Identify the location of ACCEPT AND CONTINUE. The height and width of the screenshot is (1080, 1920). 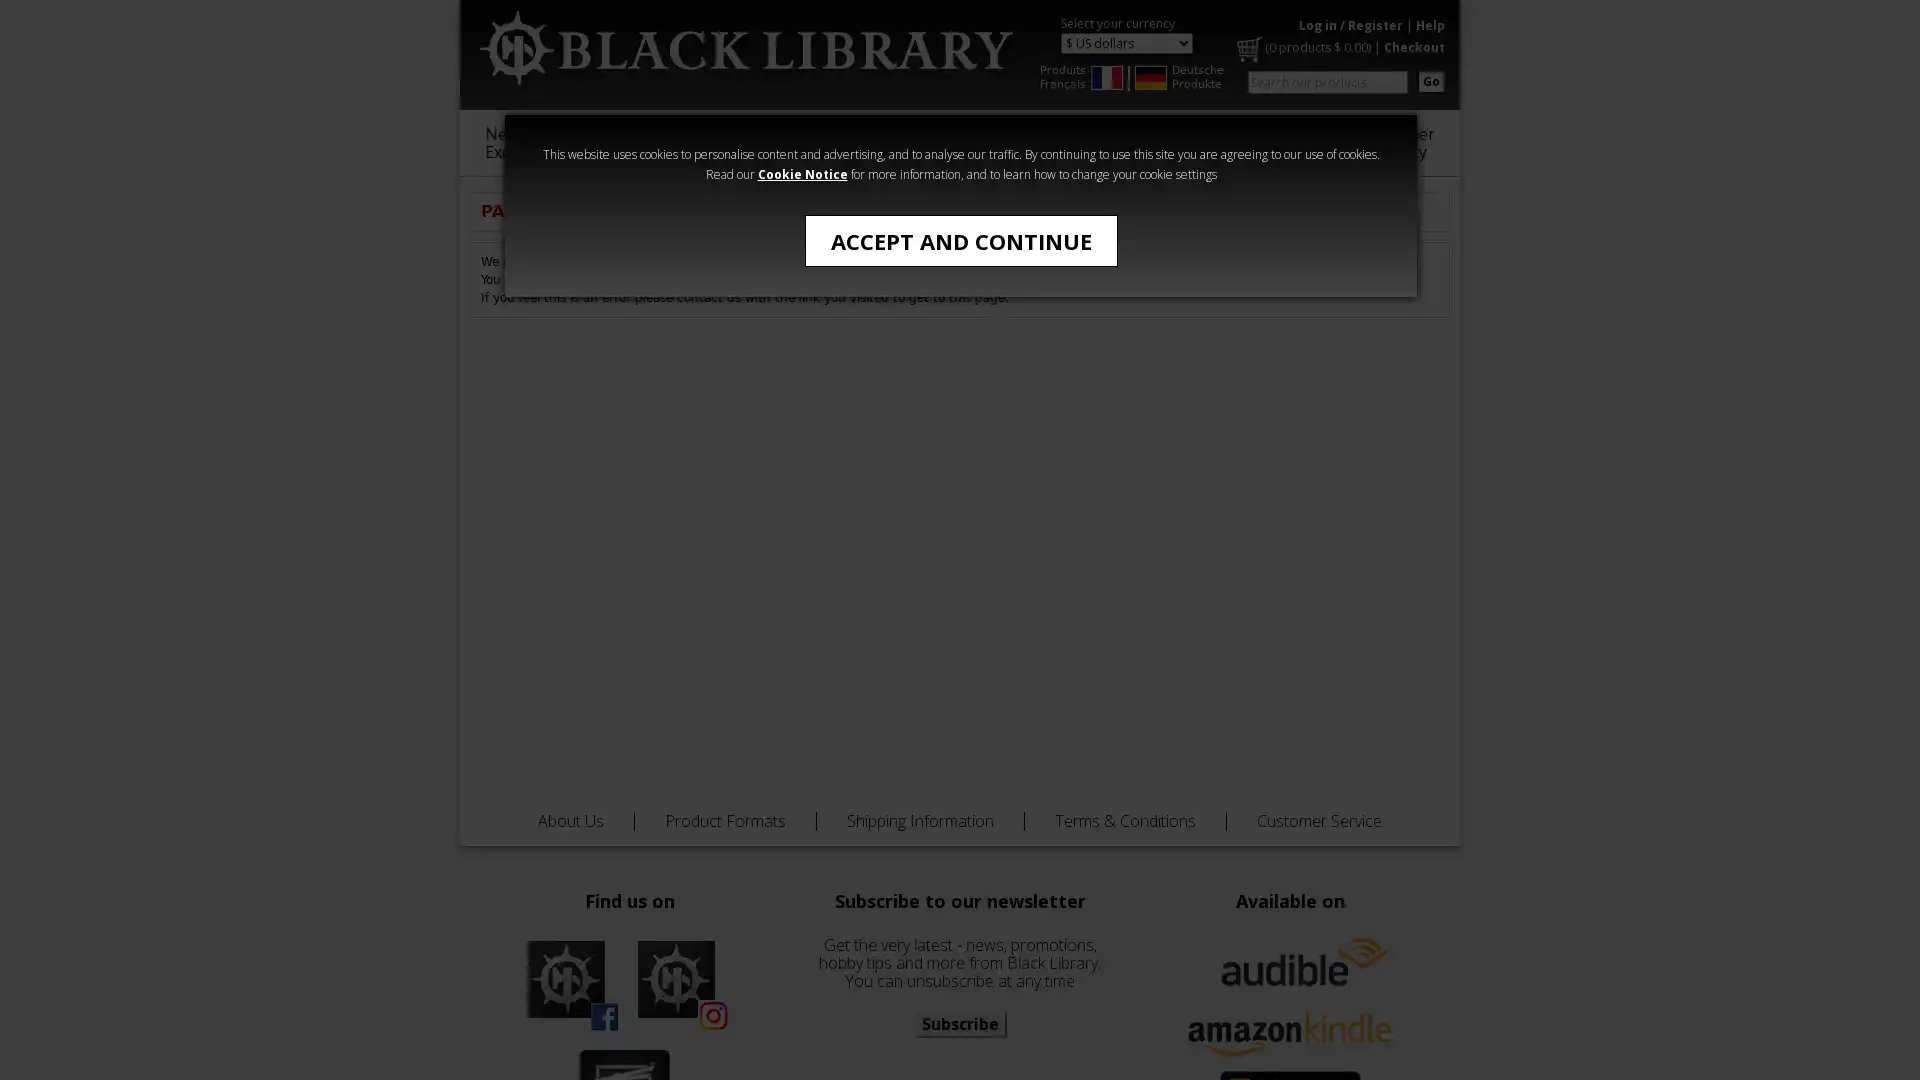
(960, 239).